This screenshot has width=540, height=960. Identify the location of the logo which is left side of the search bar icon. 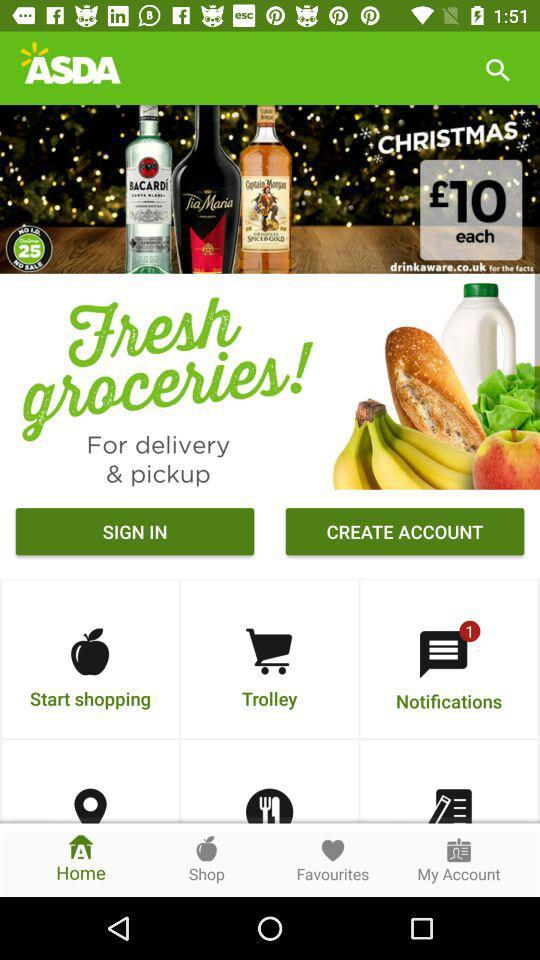
(70, 68).